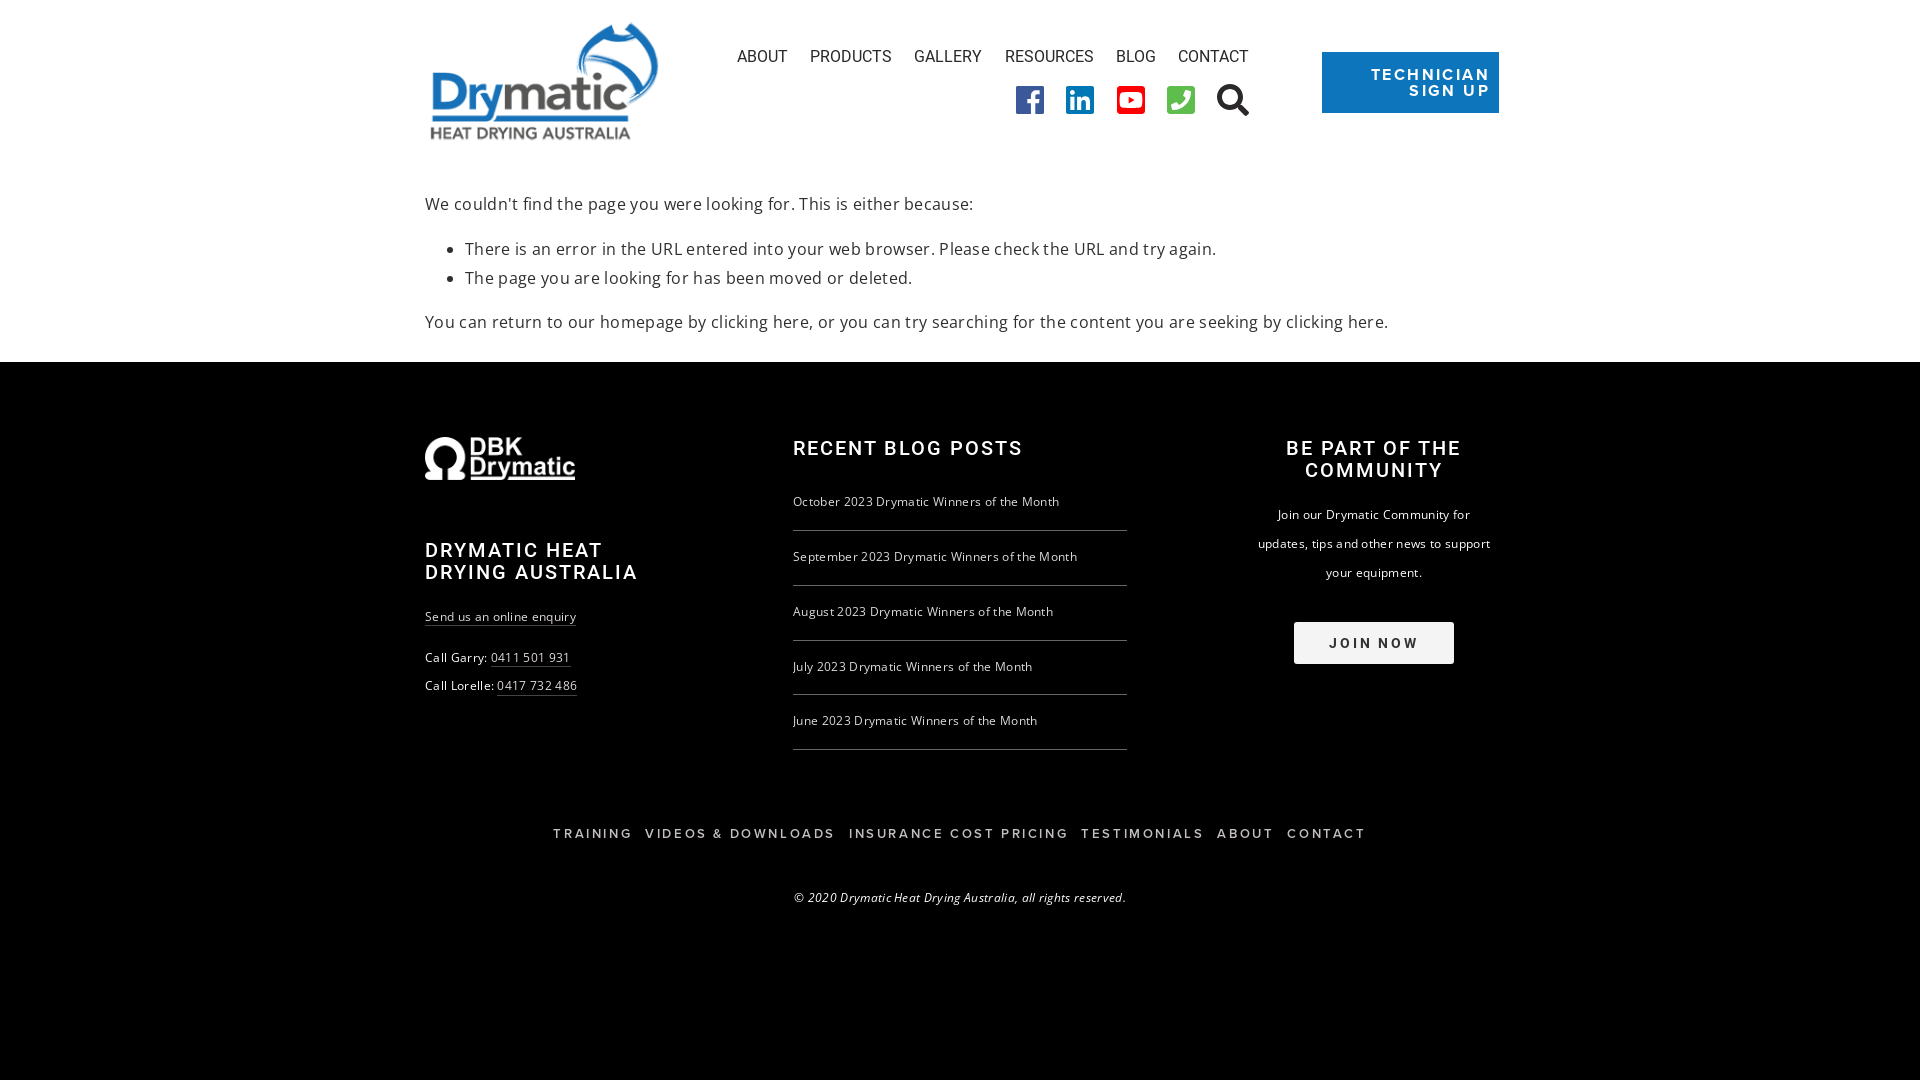  I want to click on 'TECHNICIAN SIGN UP', so click(1409, 82).